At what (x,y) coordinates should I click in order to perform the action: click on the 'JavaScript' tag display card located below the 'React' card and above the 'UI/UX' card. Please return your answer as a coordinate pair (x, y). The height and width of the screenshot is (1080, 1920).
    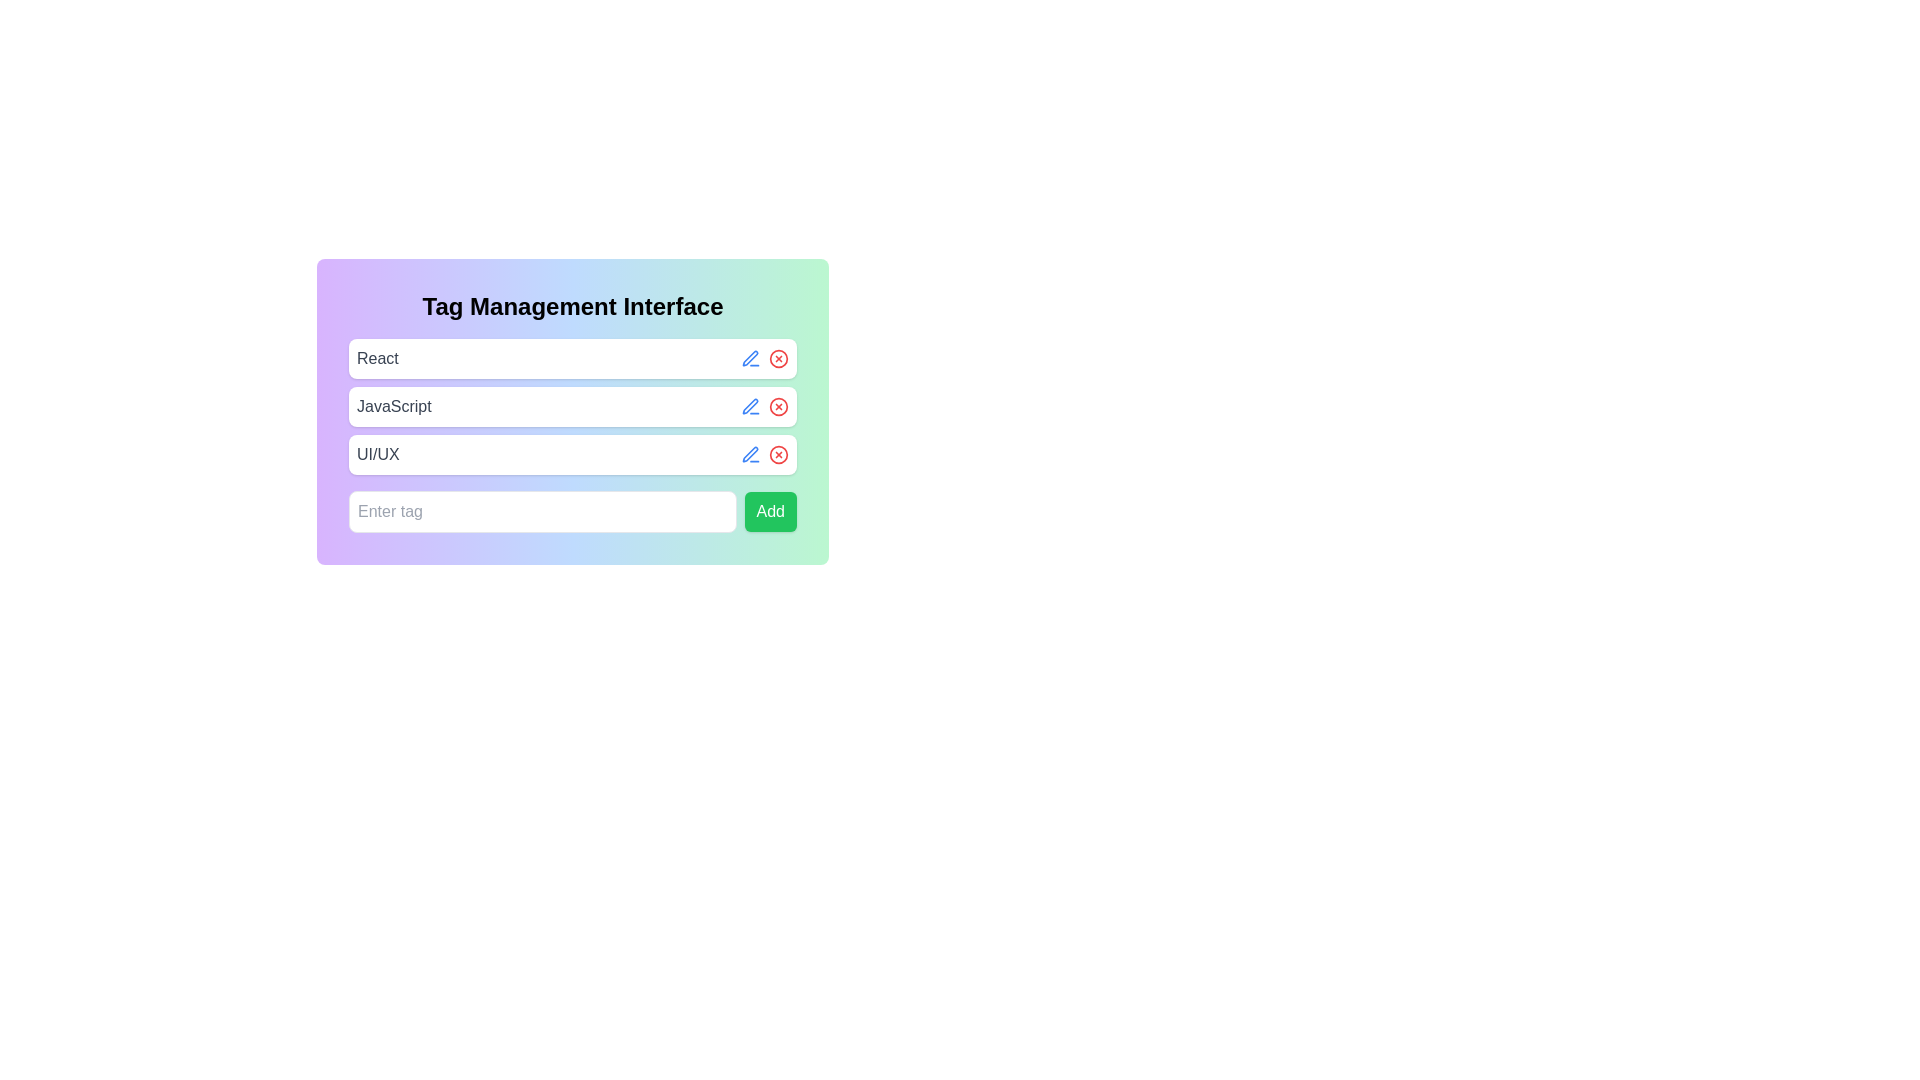
    Looking at the image, I should click on (571, 411).